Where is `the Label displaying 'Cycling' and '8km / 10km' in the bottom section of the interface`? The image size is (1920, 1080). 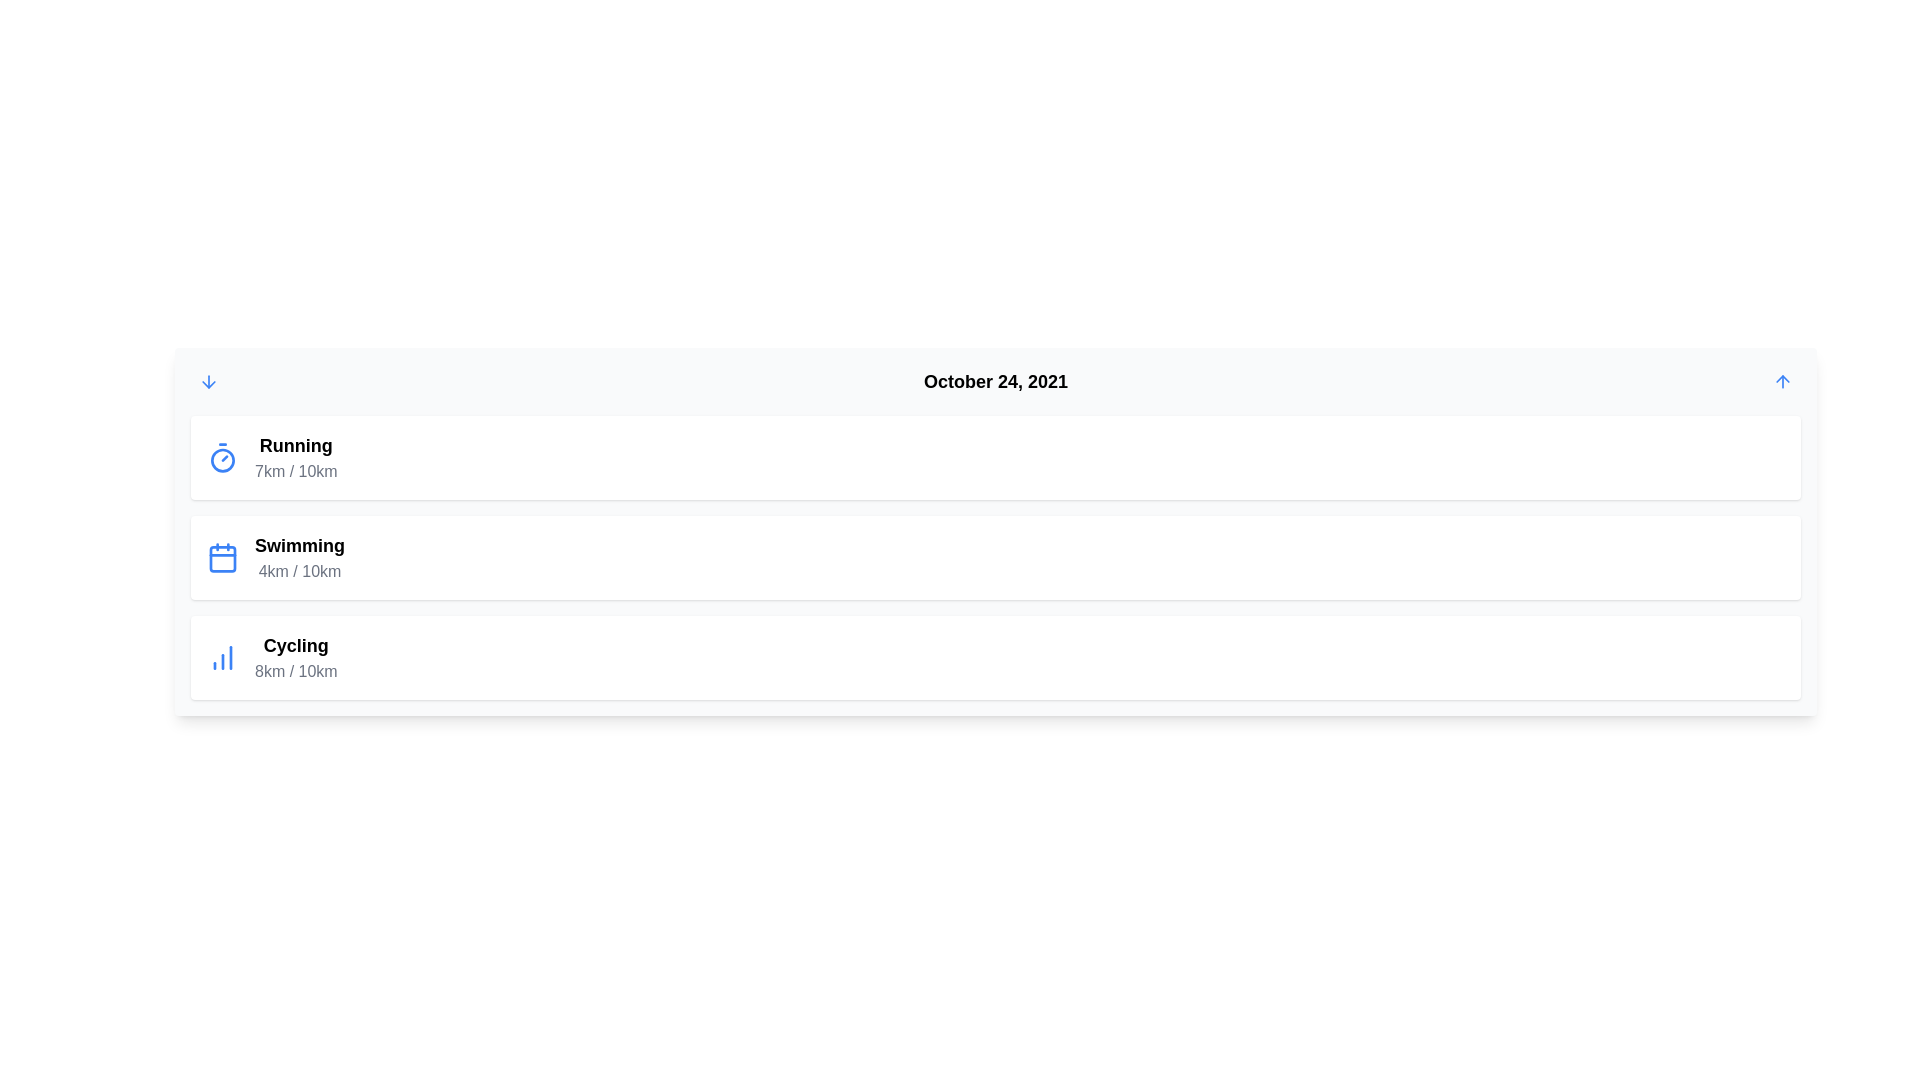 the Label displaying 'Cycling' and '8km / 10km' in the bottom section of the interface is located at coordinates (295, 658).